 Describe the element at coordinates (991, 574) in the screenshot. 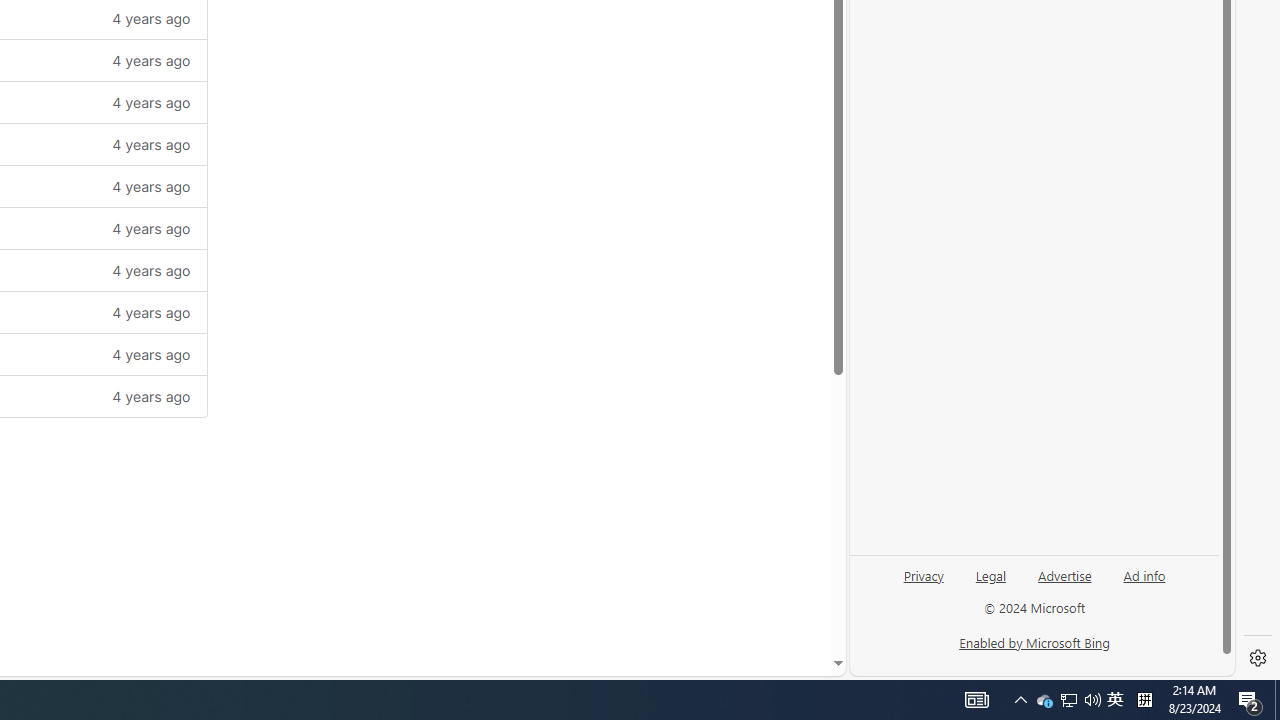

I see `'Legal'` at that location.